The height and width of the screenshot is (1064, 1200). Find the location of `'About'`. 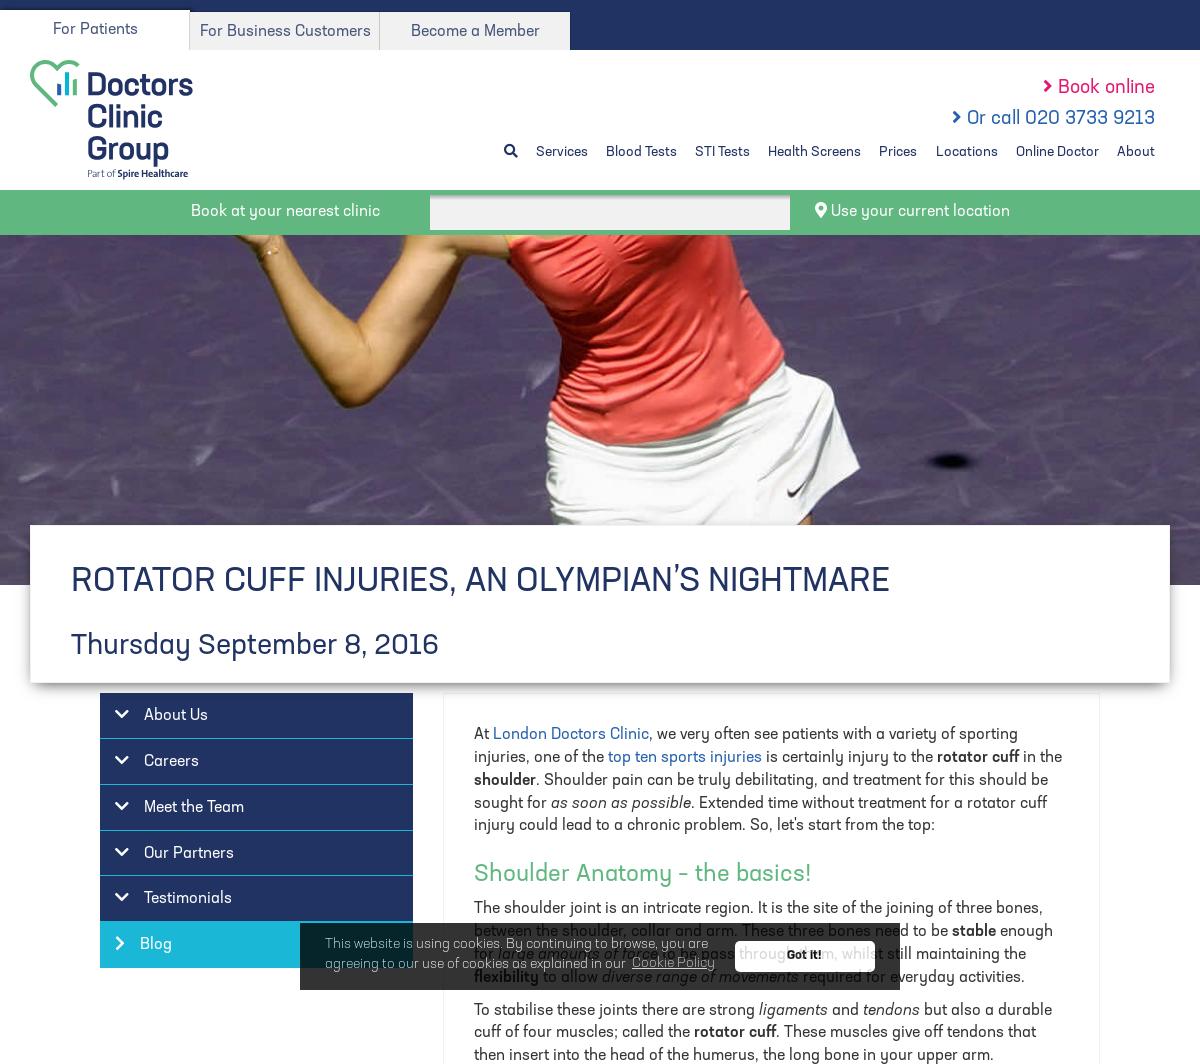

'About' is located at coordinates (1115, 151).